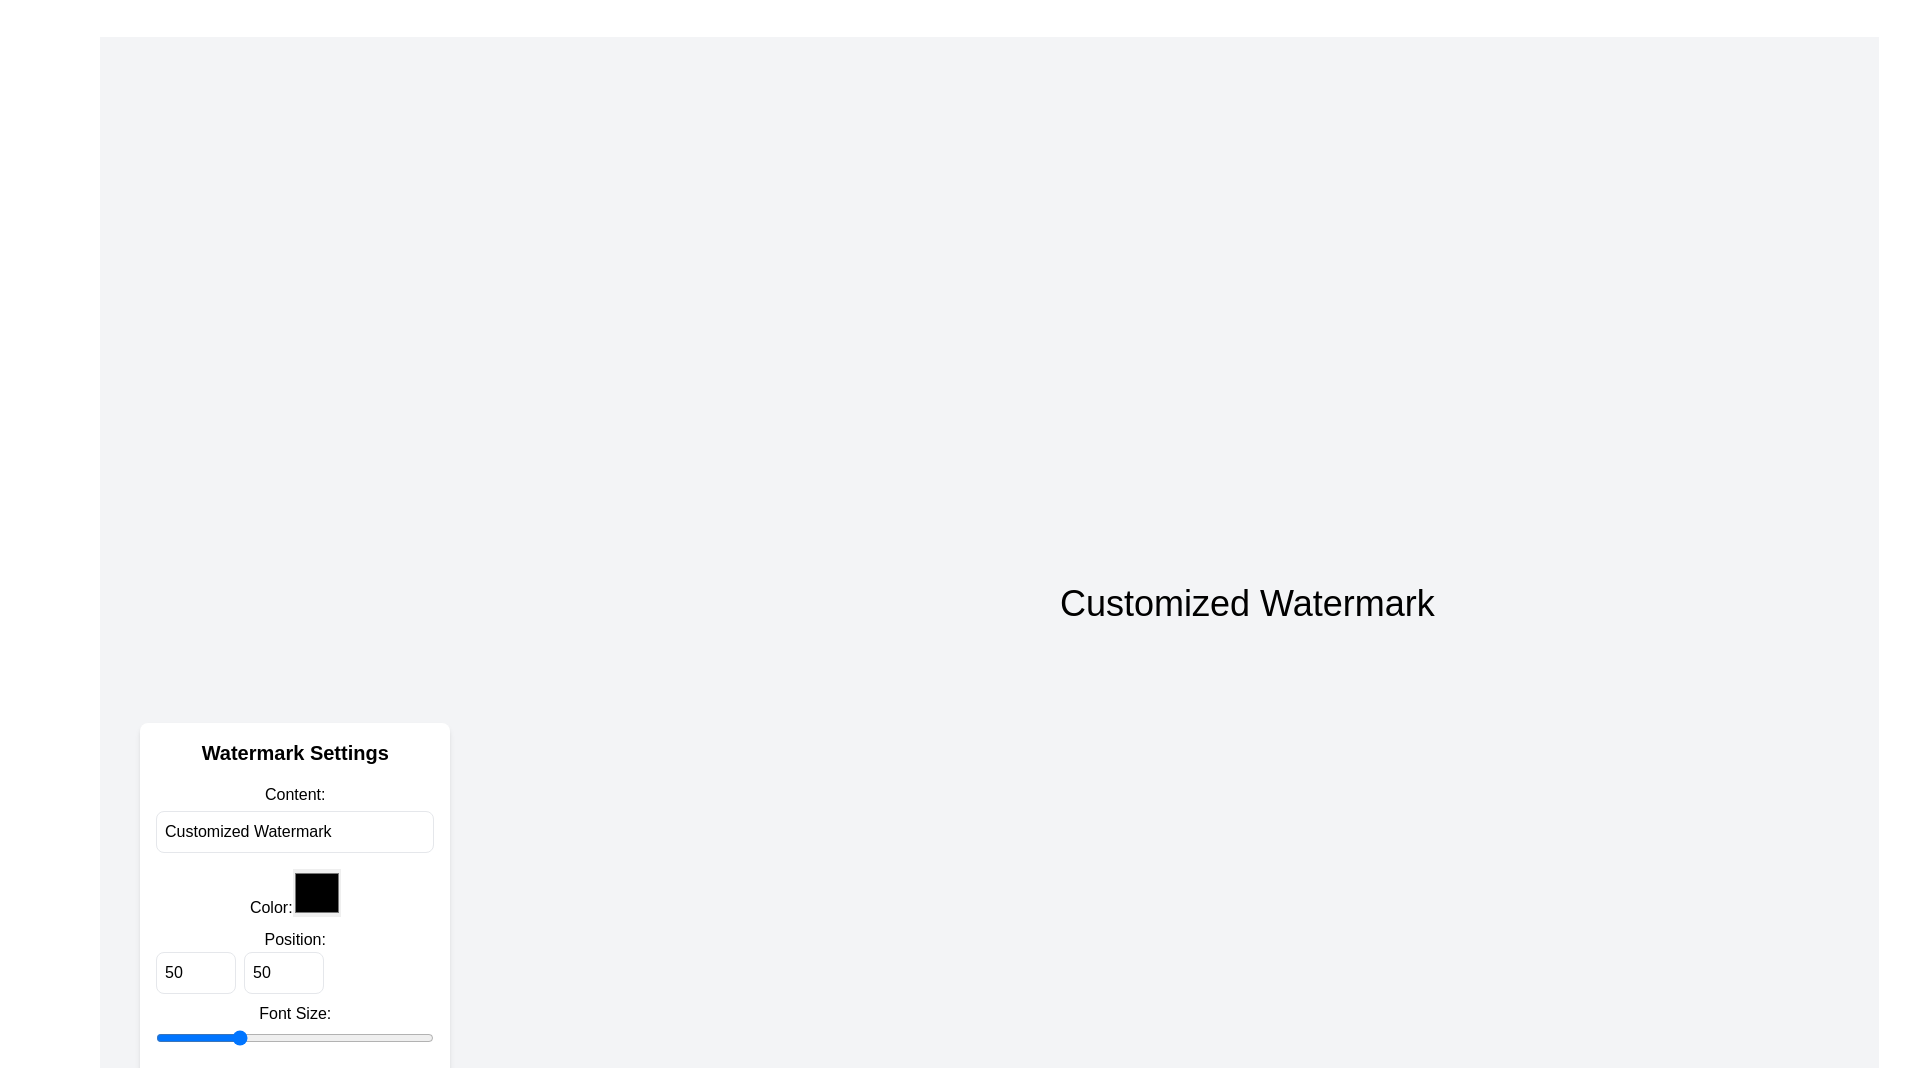 The height and width of the screenshot is (1080, 1920). What do you see at coordinates (387, 1036) in the screenshot?
I see `the font size` at bounding box center [387, 1036].